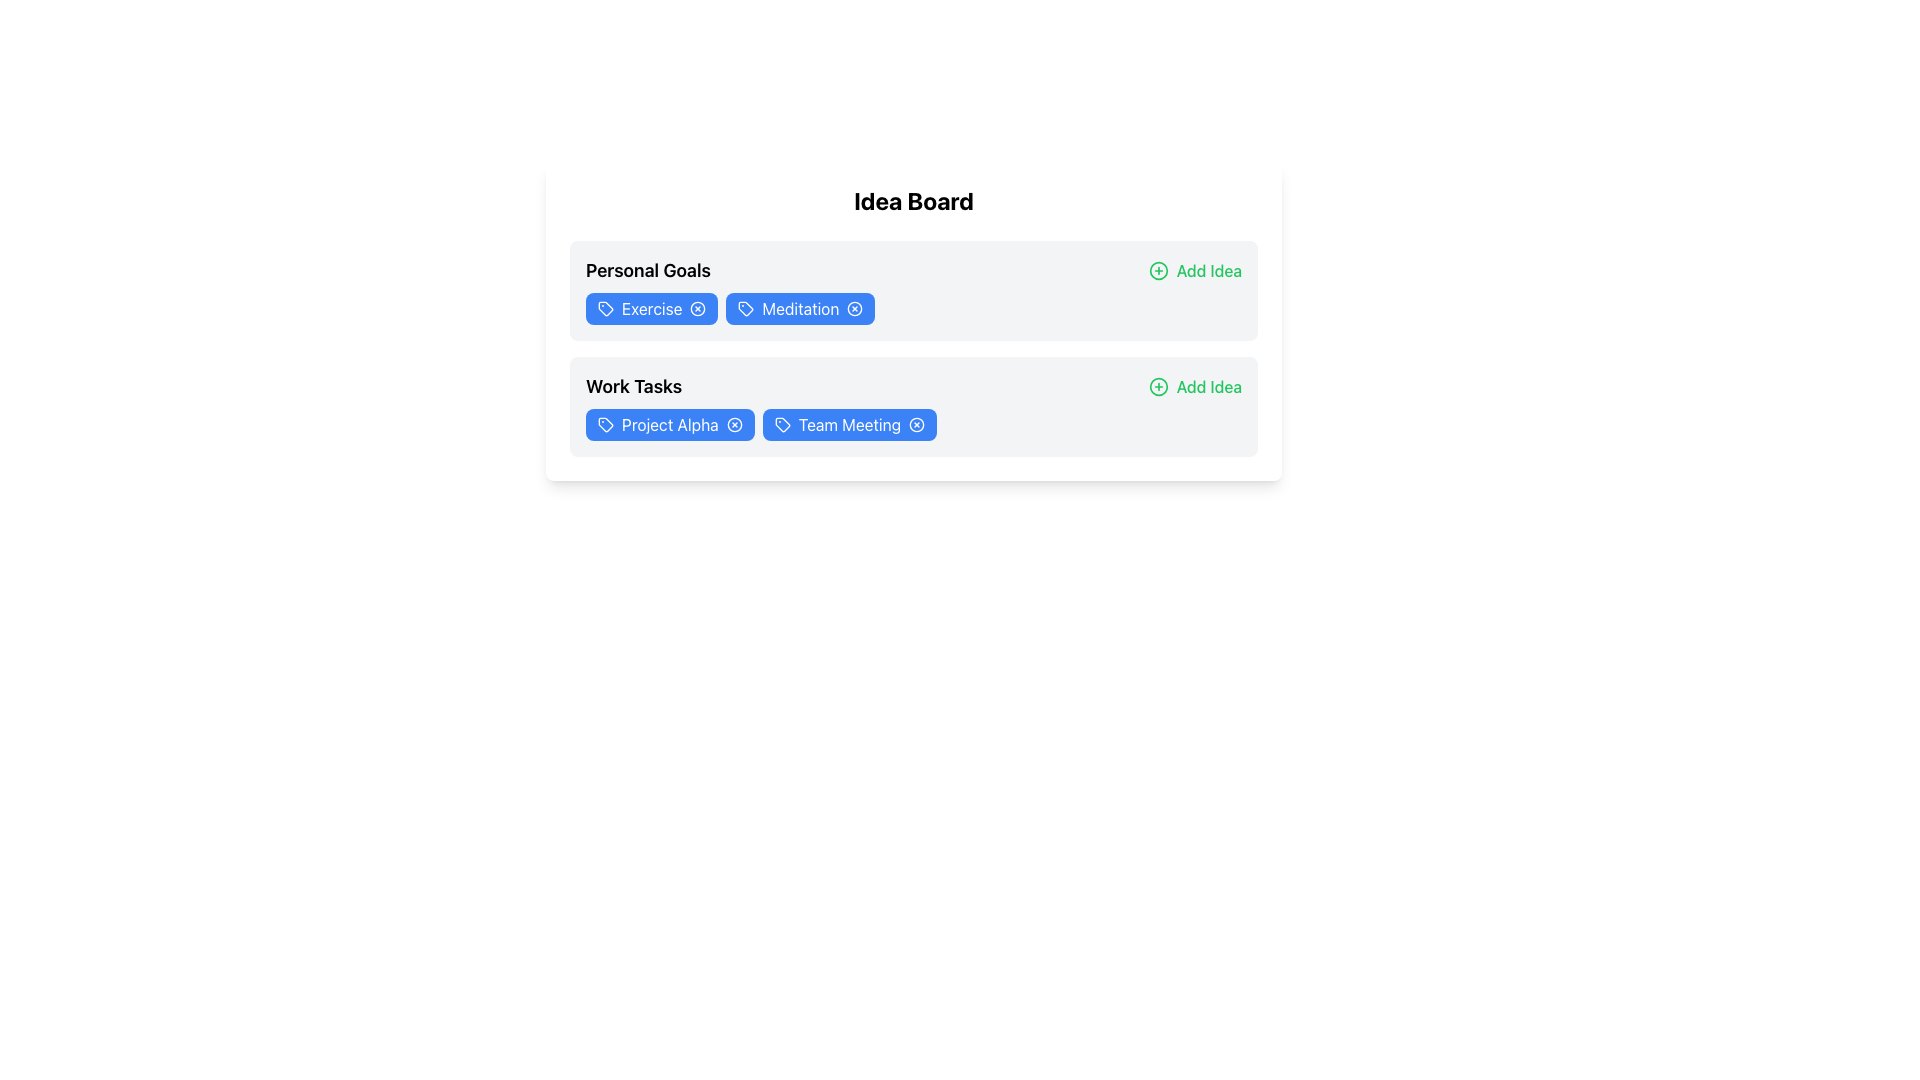 The width and height of the screenshot is (1920, 1080). I want to click on the decorative circular shape within the close button of the 'Team Meeting' tag in the 'Work Tasks' section, so click(916, 423).